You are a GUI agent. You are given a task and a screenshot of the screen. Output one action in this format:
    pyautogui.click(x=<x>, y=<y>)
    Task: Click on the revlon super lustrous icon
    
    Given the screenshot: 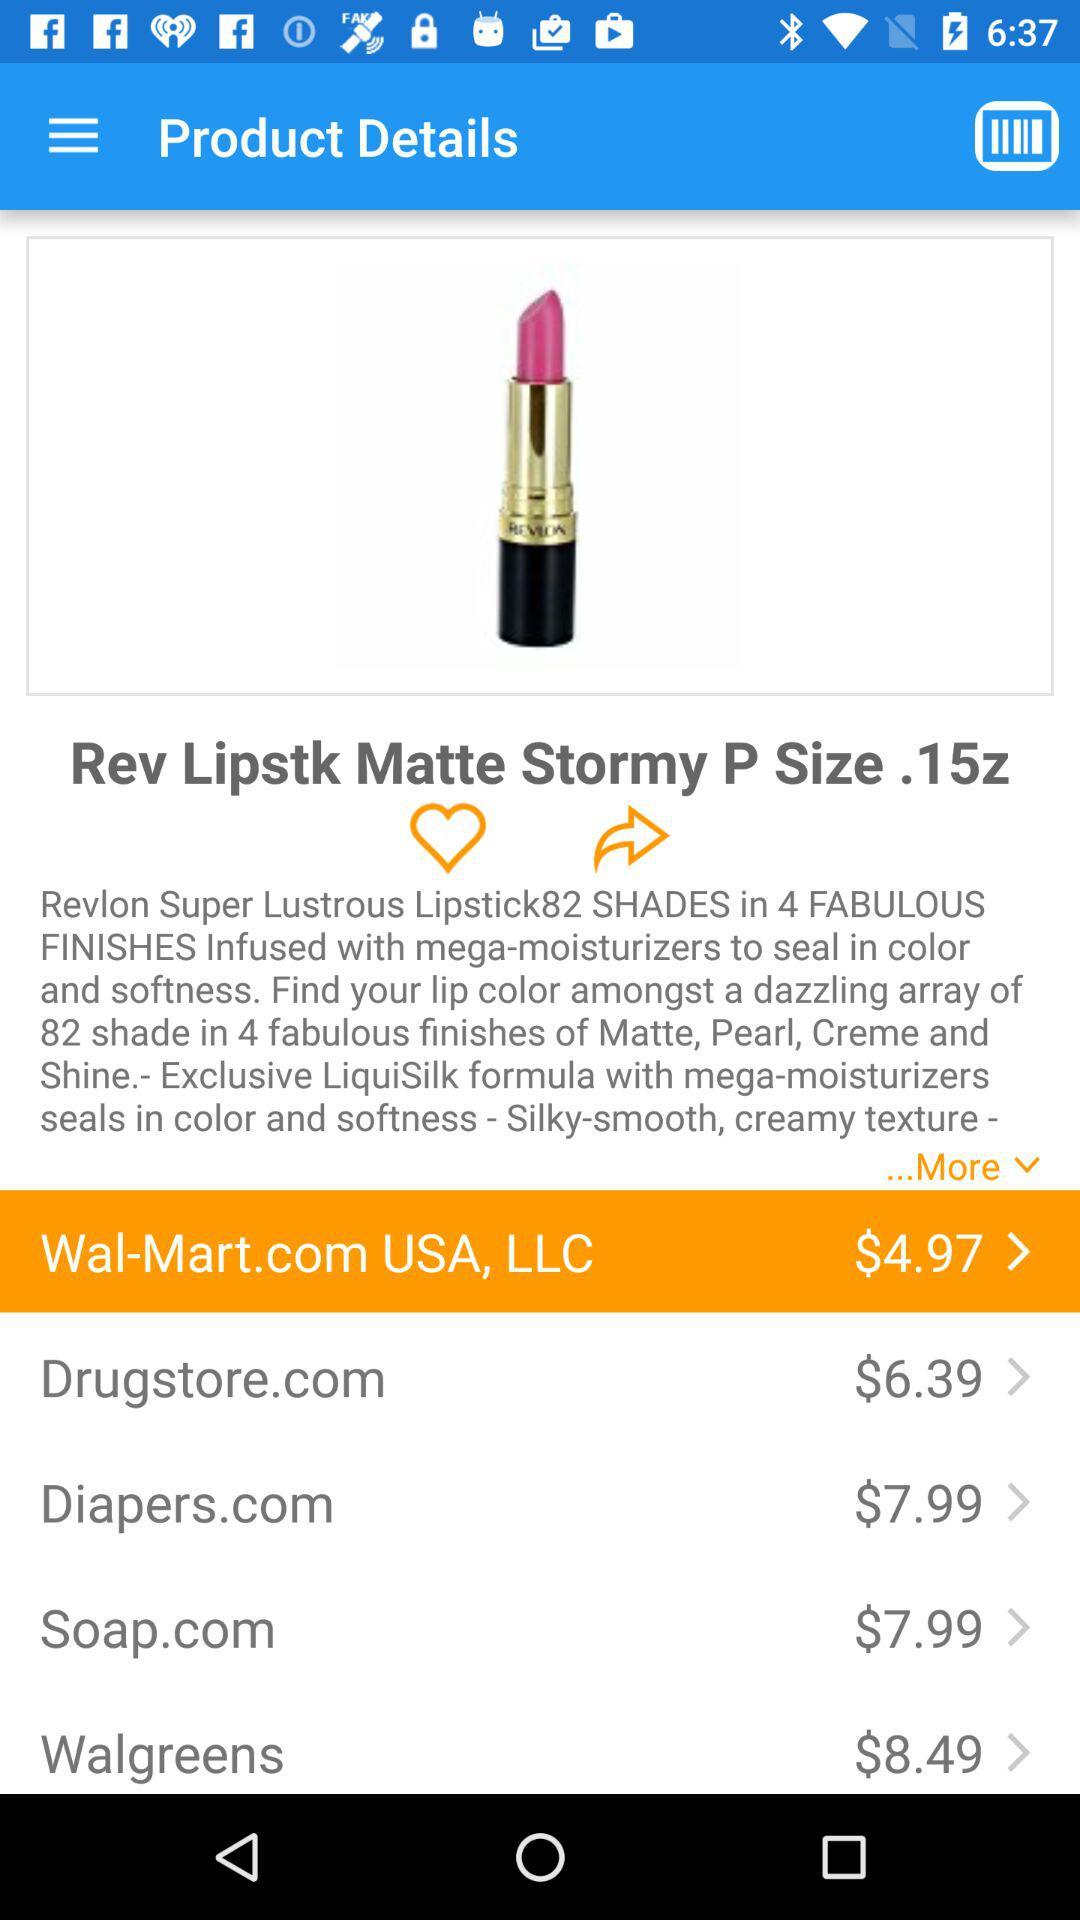 What is the action you would take?
    pyautogui.click(x=540, y=1009)
    